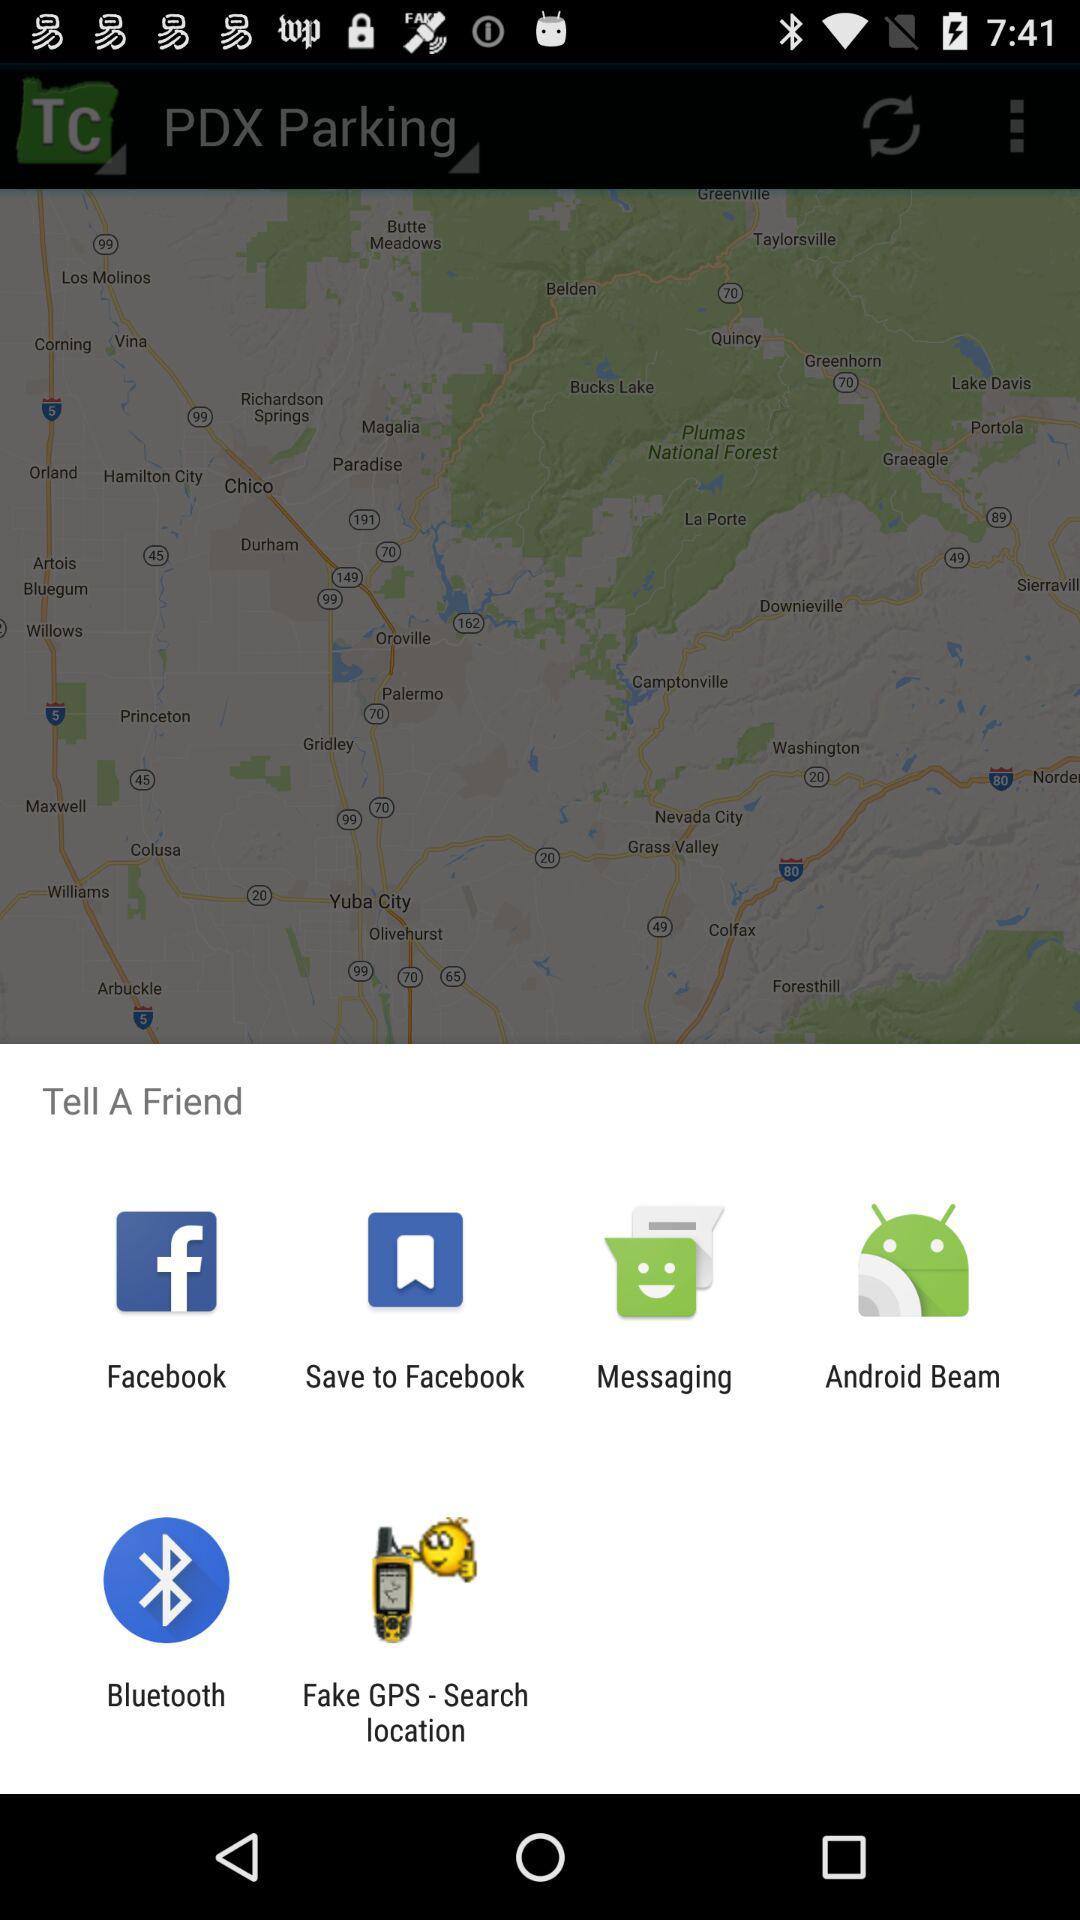  I want to click on icon next to the facebook, so click(414, 1392).